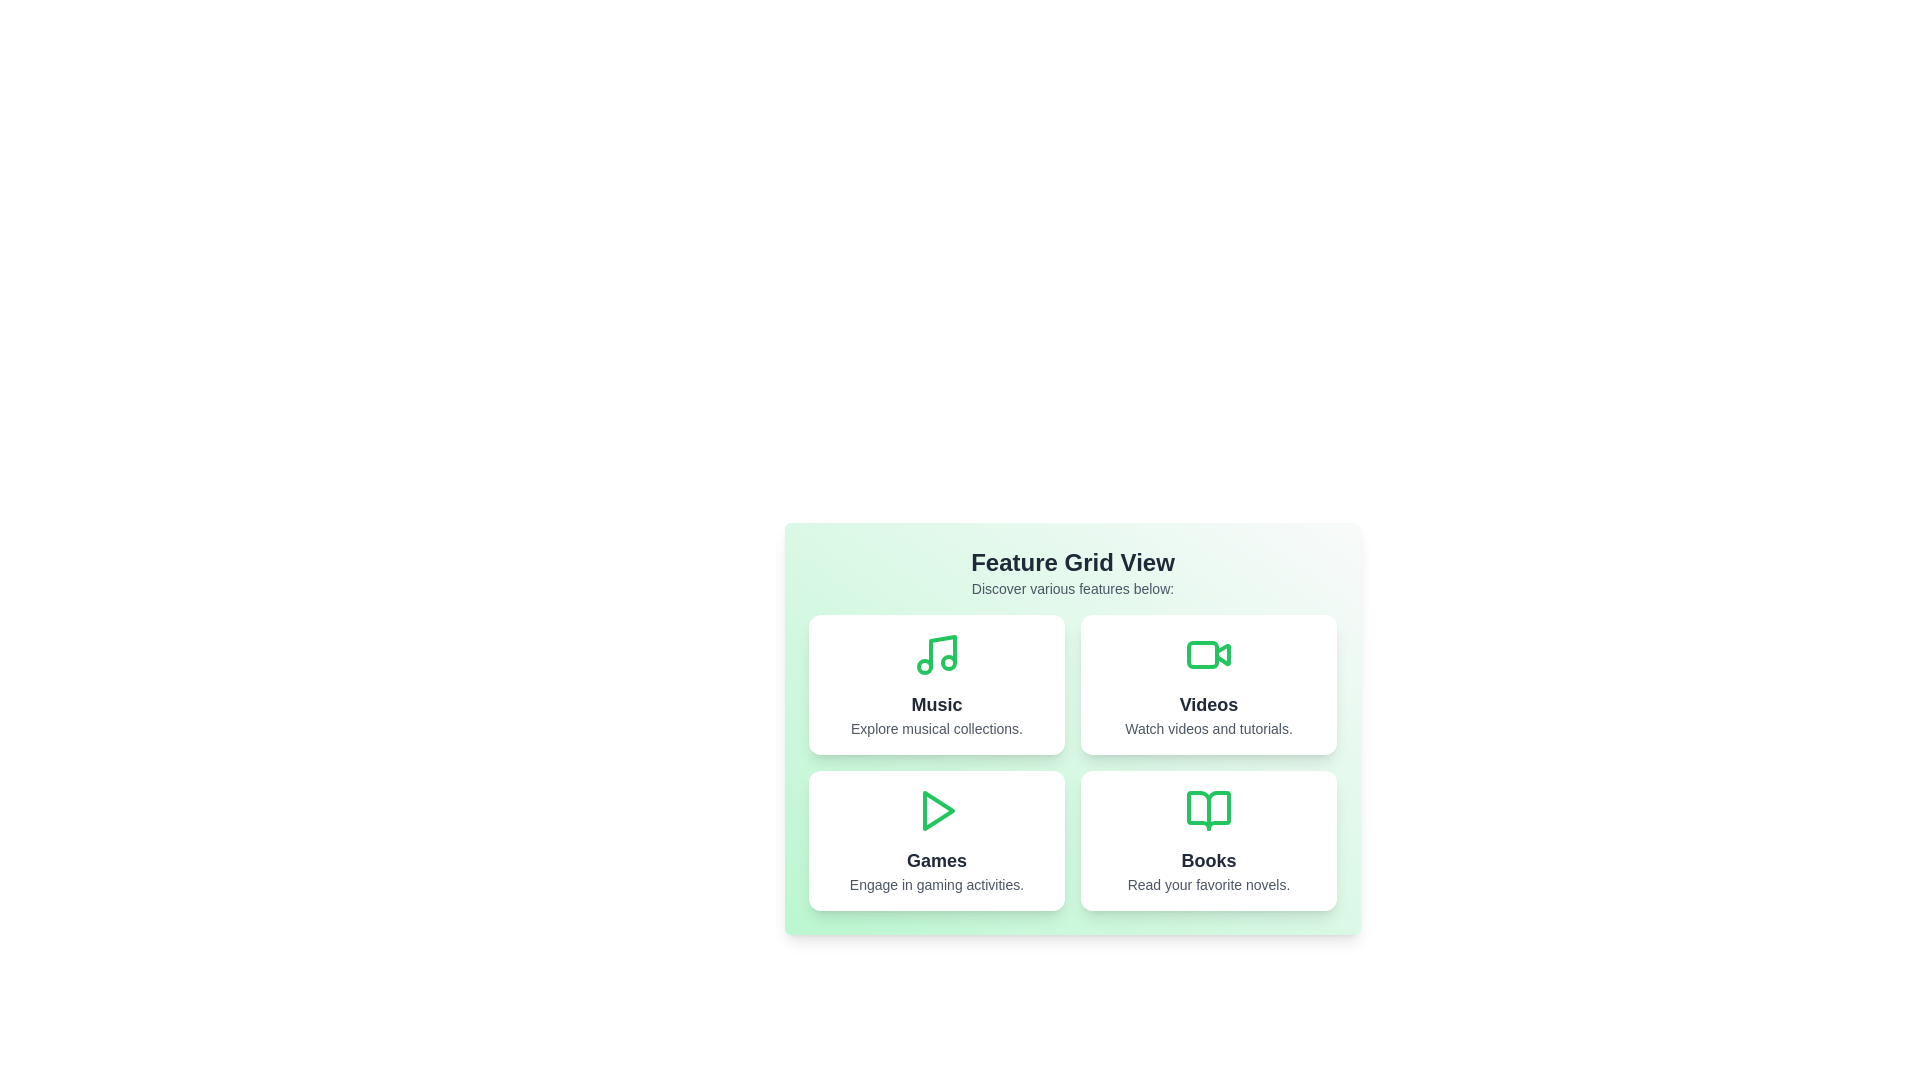 The height and width of the screenshot is (1080, 1920). What do you see at coordinates (1208, 840) in the screenshot?
I see `the Books card to explore its functionality` at bounding box center [1208, 840].